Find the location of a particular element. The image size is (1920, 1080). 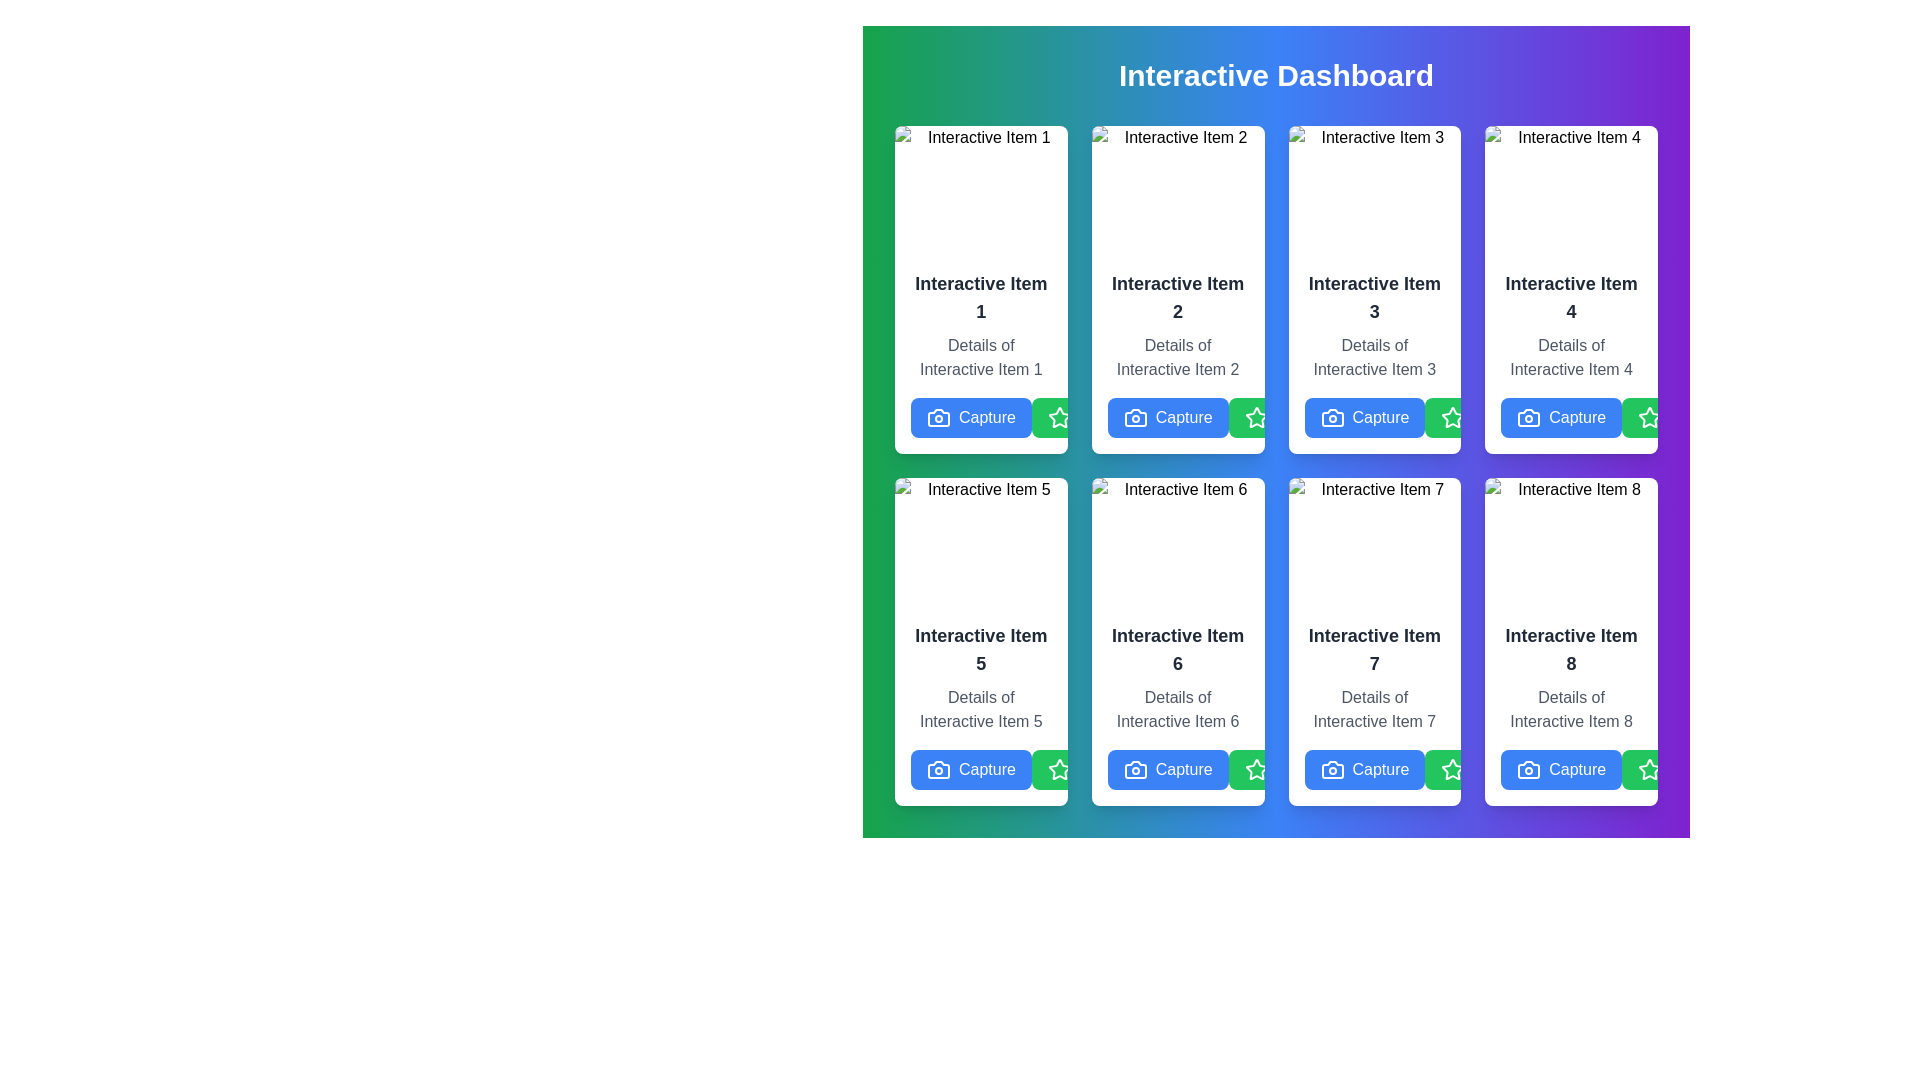

the button to capture or save the content associated with the card labeled 'Interactive Item 7', located at the bottom center of the card, to the left of the green 'Favorite' button is located at coordinates (1363, 769).